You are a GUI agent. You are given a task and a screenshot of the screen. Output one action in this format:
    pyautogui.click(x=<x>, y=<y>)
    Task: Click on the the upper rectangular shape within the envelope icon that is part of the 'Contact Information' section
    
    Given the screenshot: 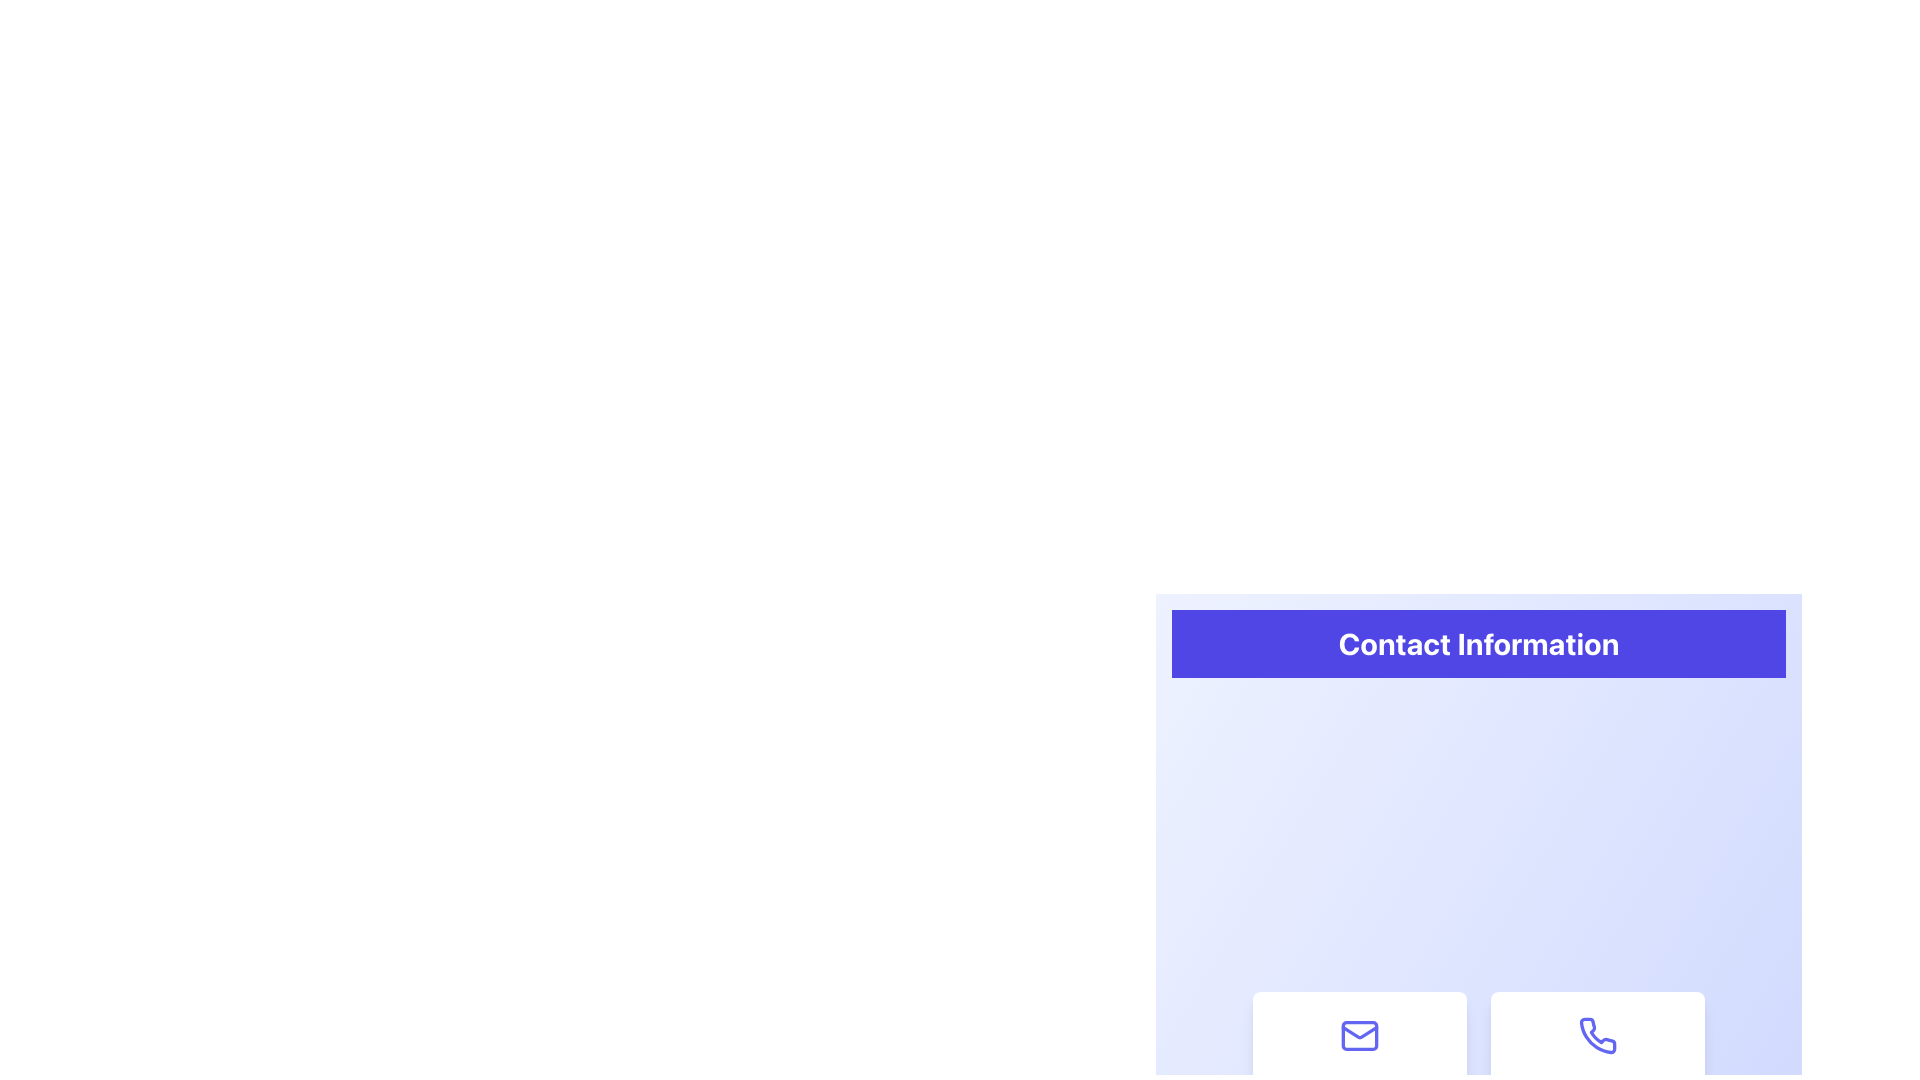 What is the action you would take?
    pyautogui.click(x=1360, y=1035)
    